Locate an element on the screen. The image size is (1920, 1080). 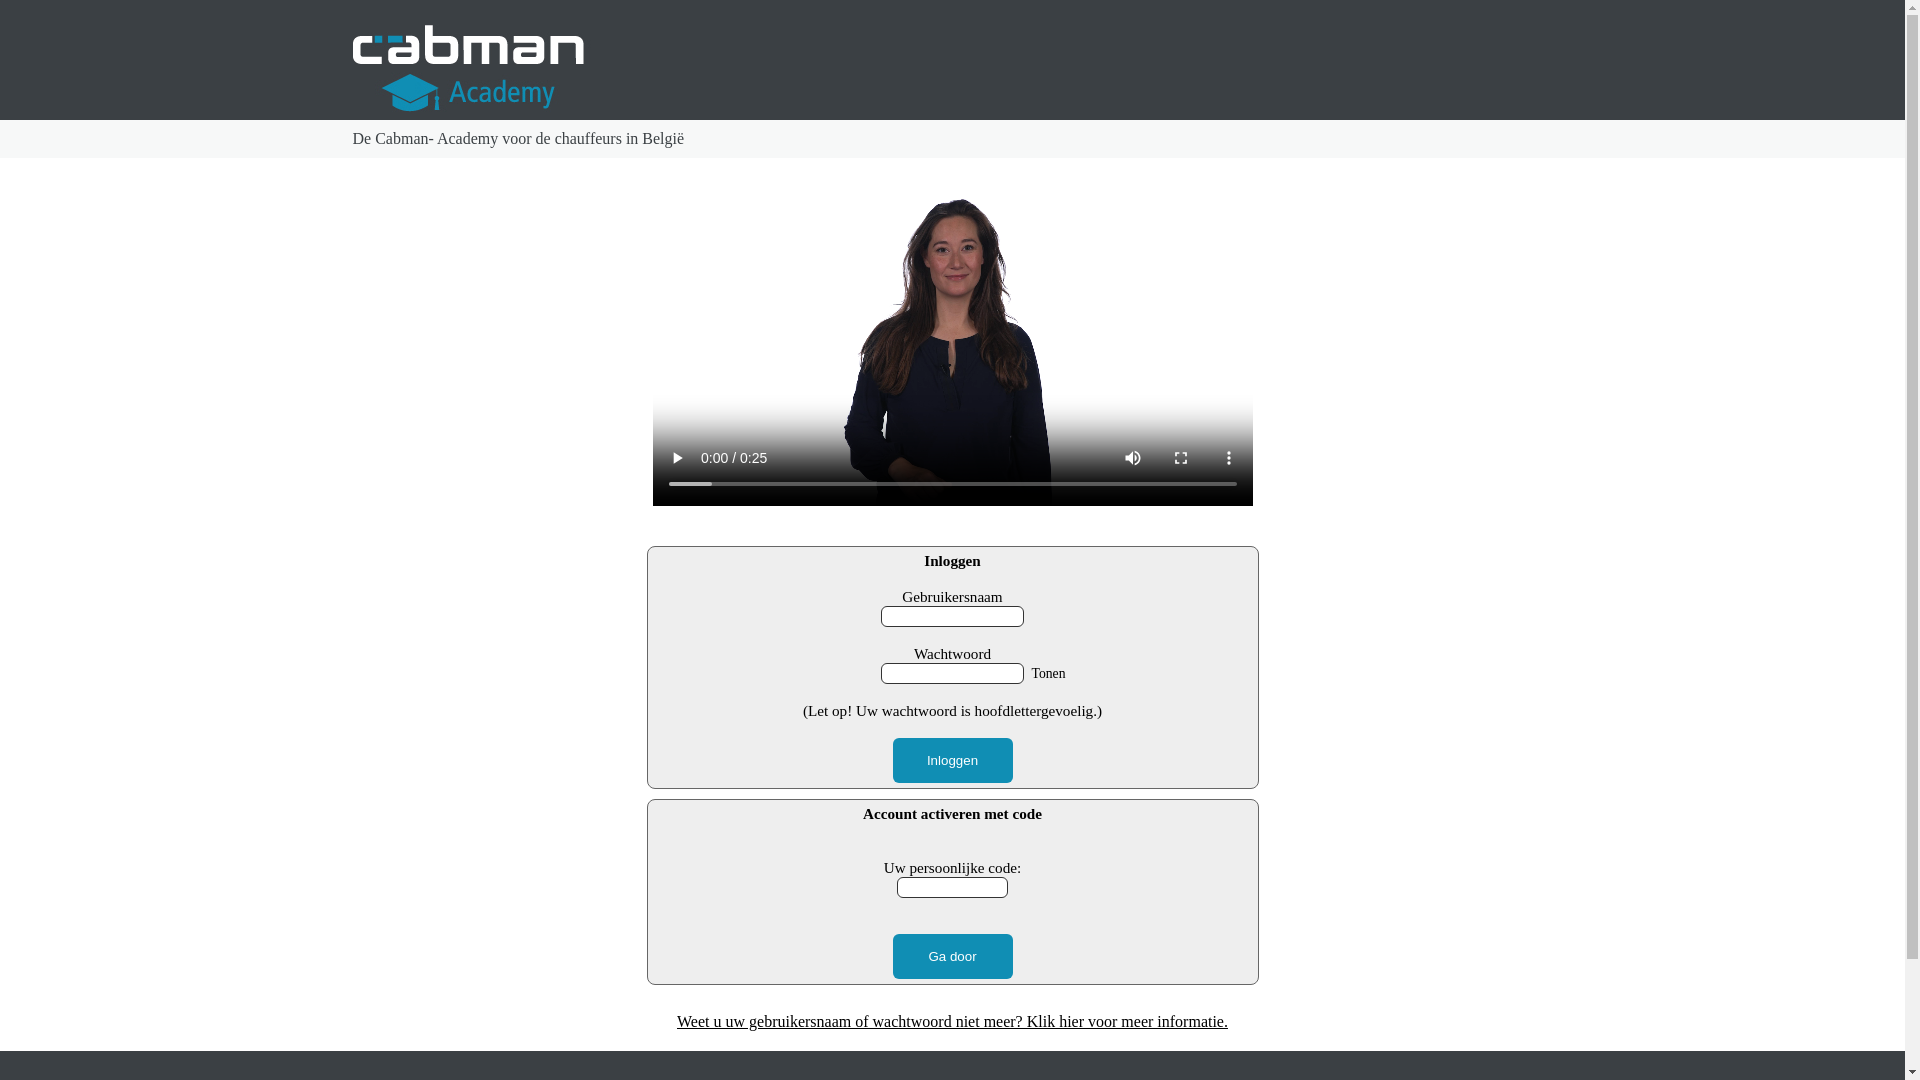
'Ga door' is located at coordinates (950, 955).